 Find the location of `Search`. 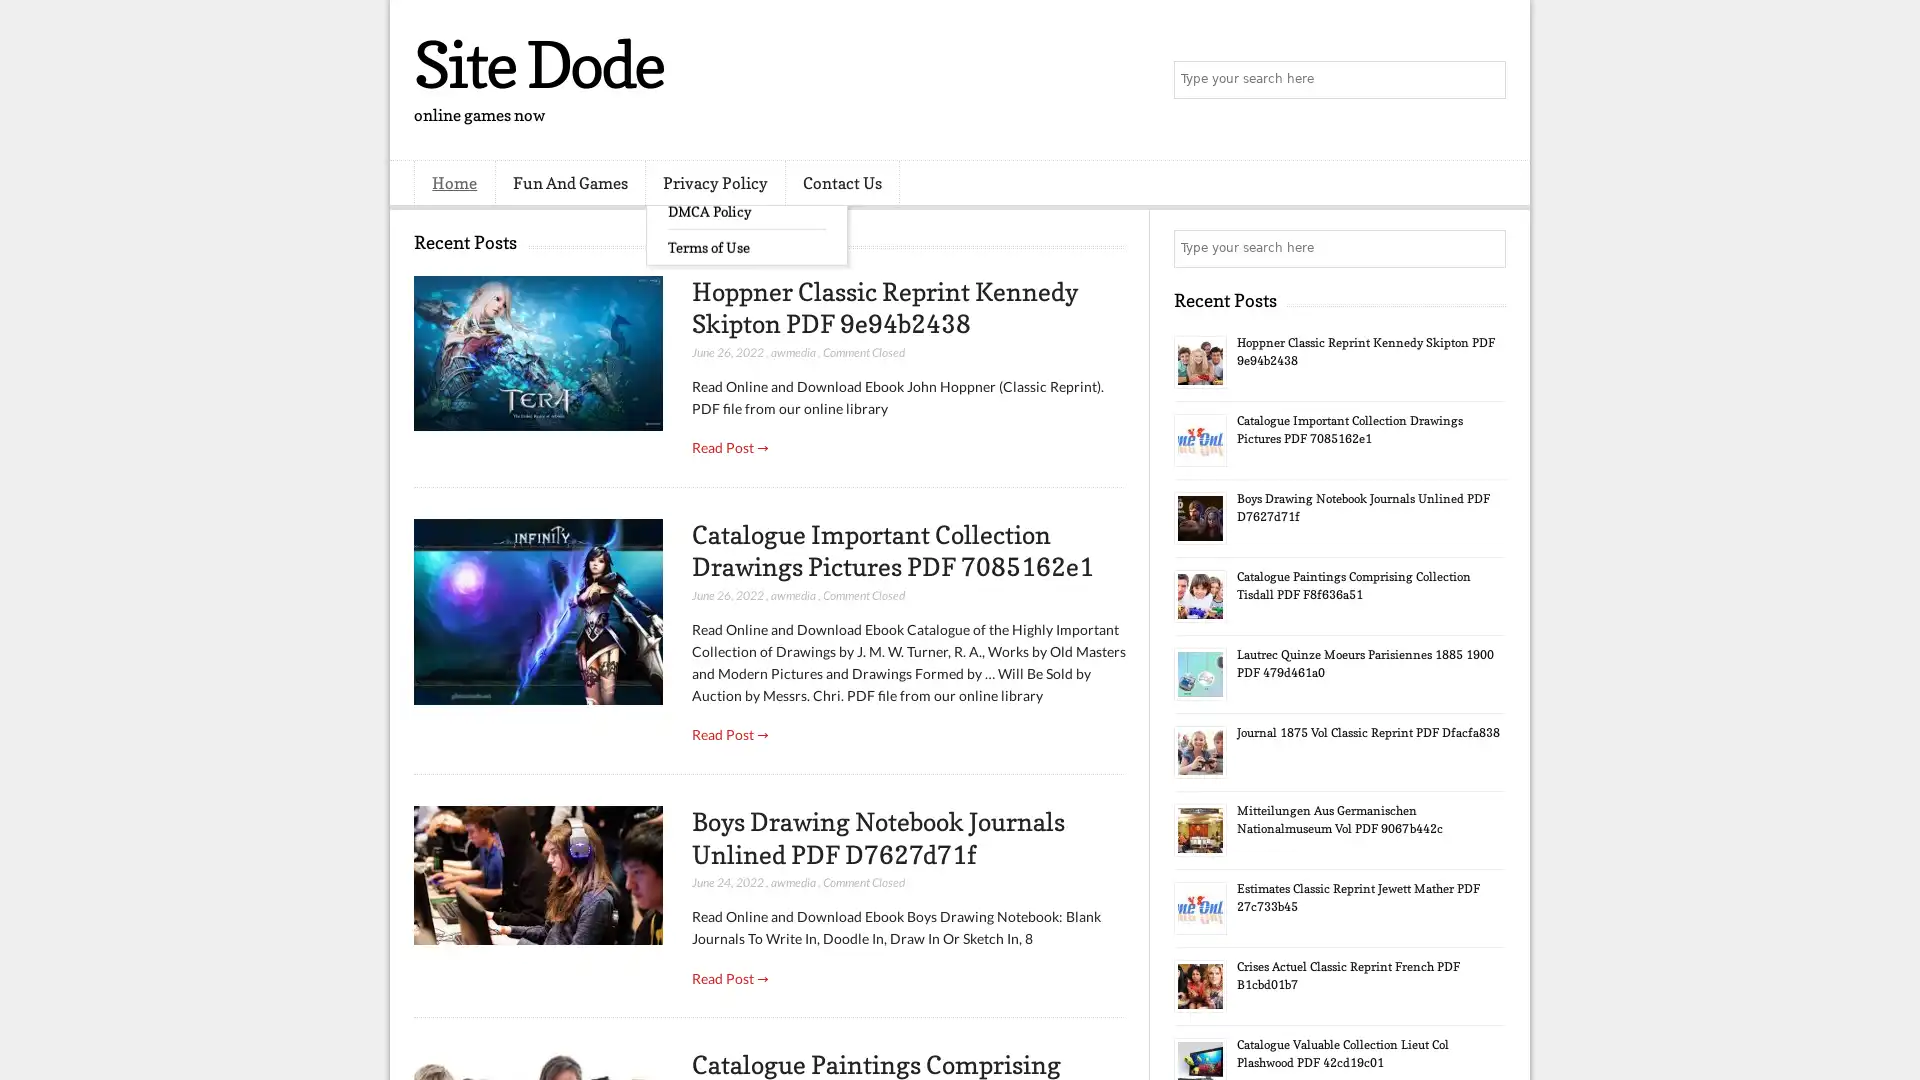

Search is located at coordinates (1485, 80).